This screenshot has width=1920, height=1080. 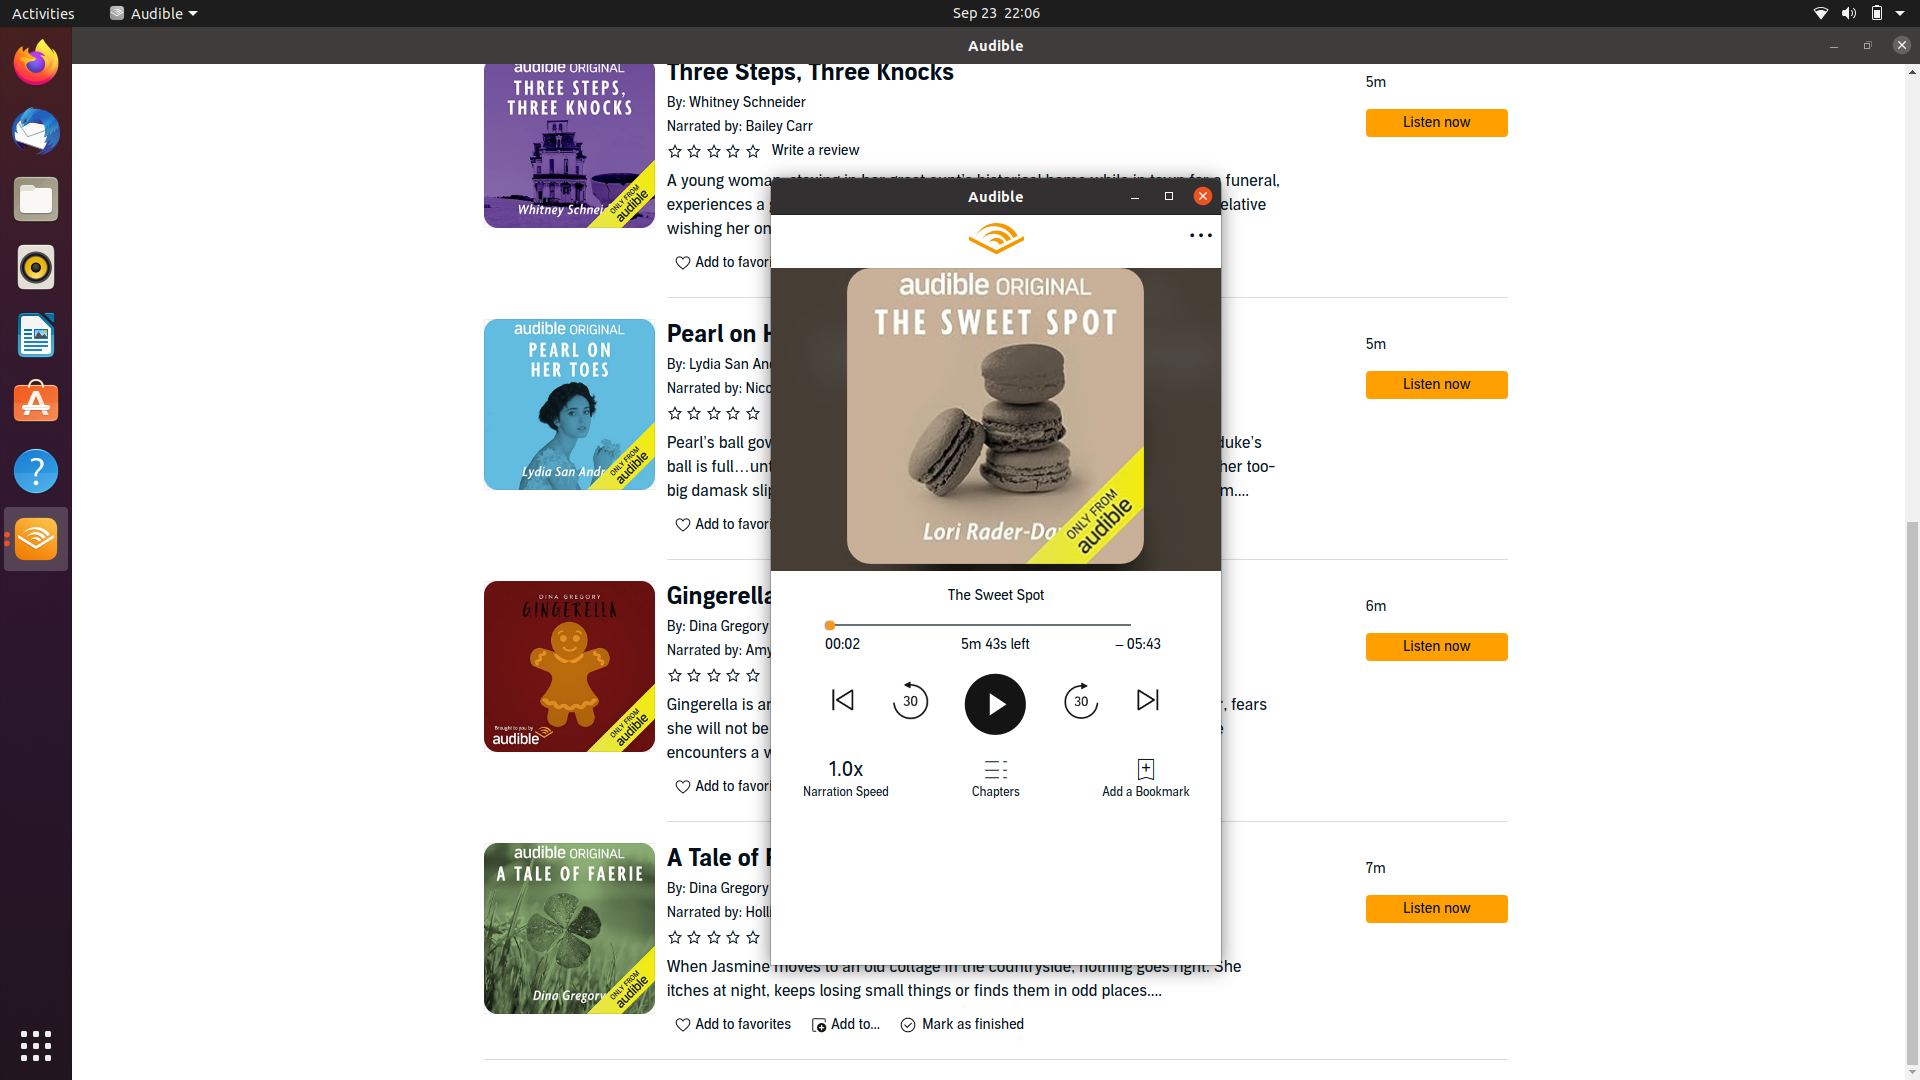 I want to click on Change narration speed to previous available speed, so click(x=846, y=774).